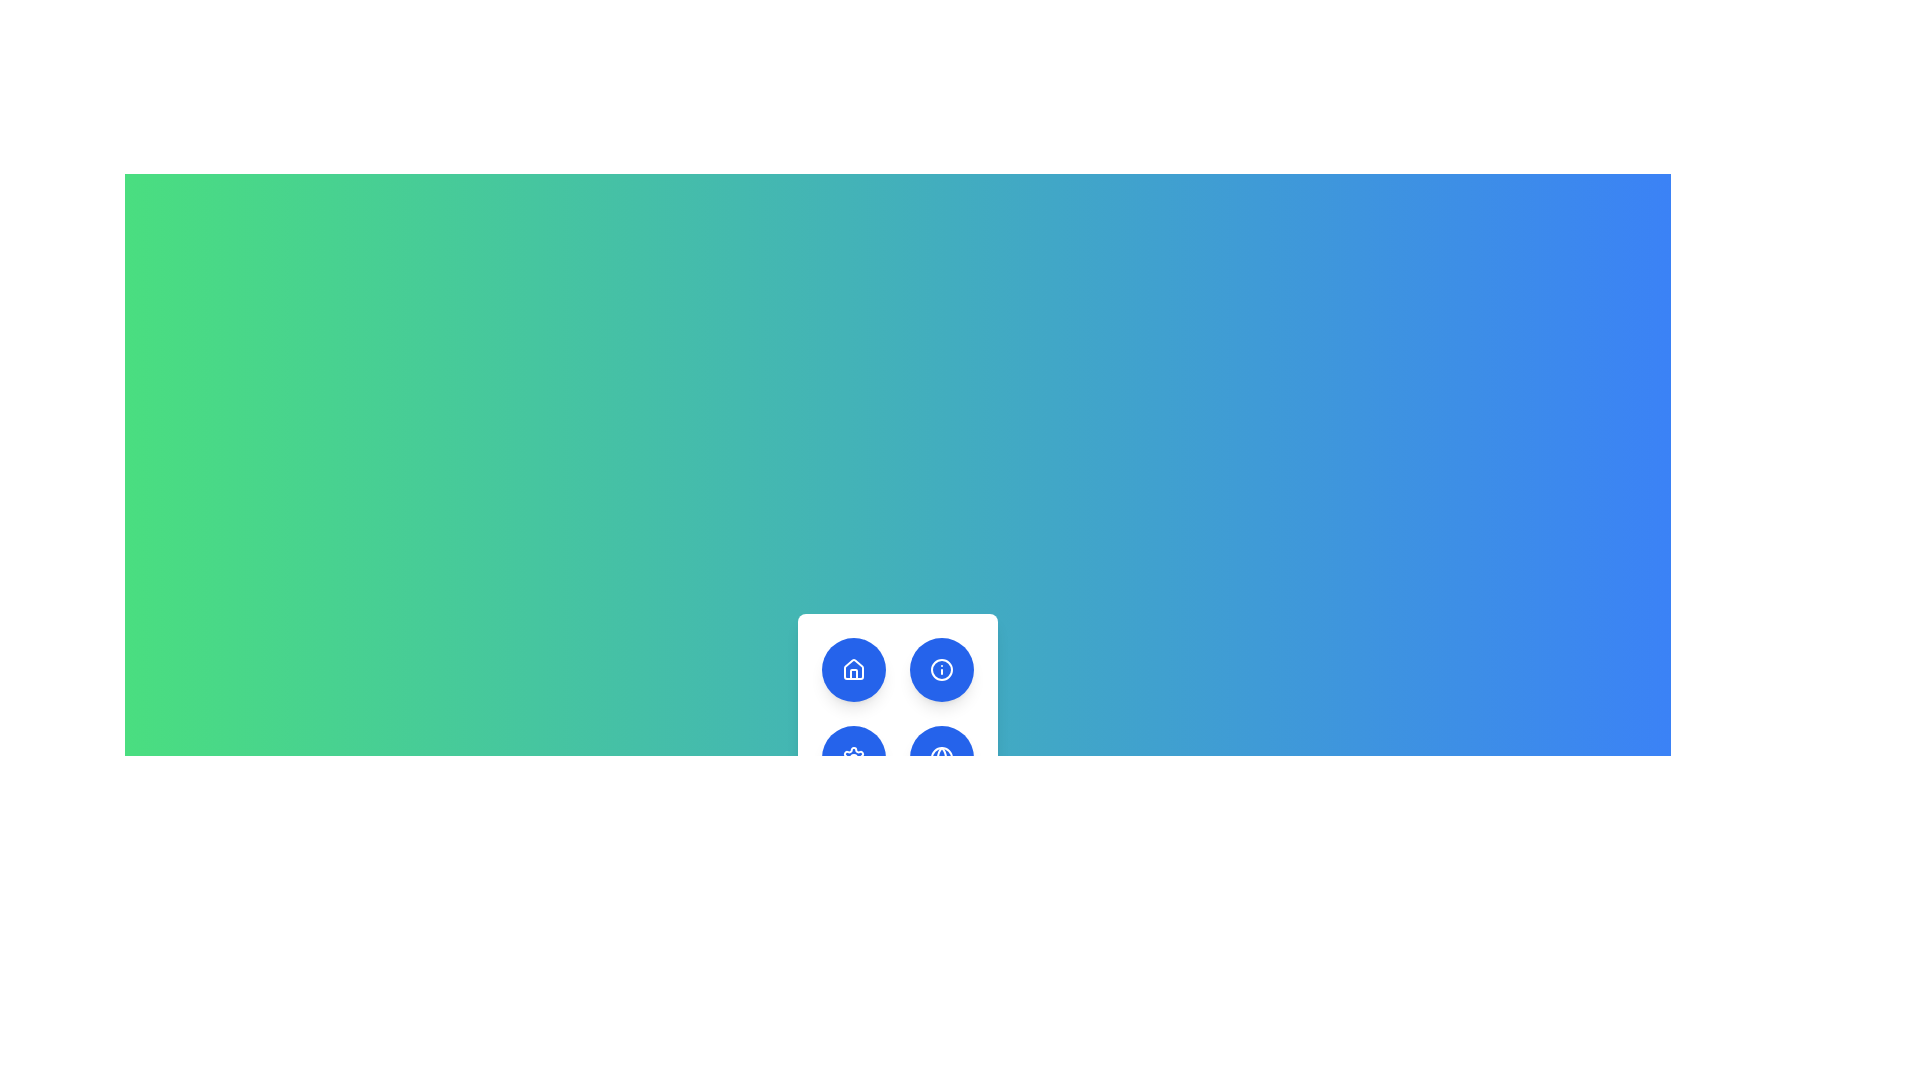 This screenshot has width=1920, height=1080. Describe the element at coordinates (854, 670) in the screenshot. I see `the button with a house SVG icon, located within a blue circular background` at that location.